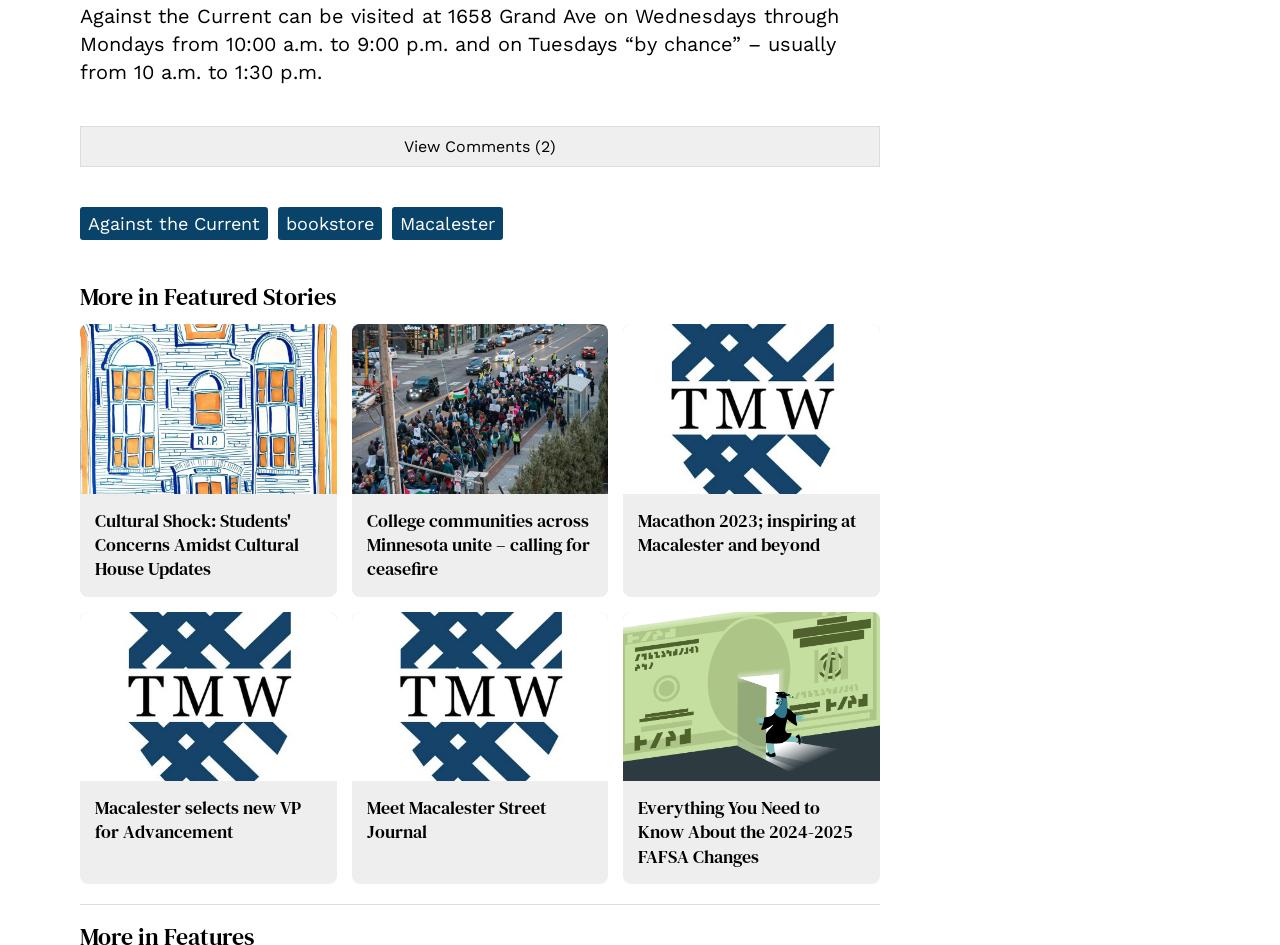 The width and height of the screenshot is (1280, 945). I want to click on 'bookstore', so click(329, 222).